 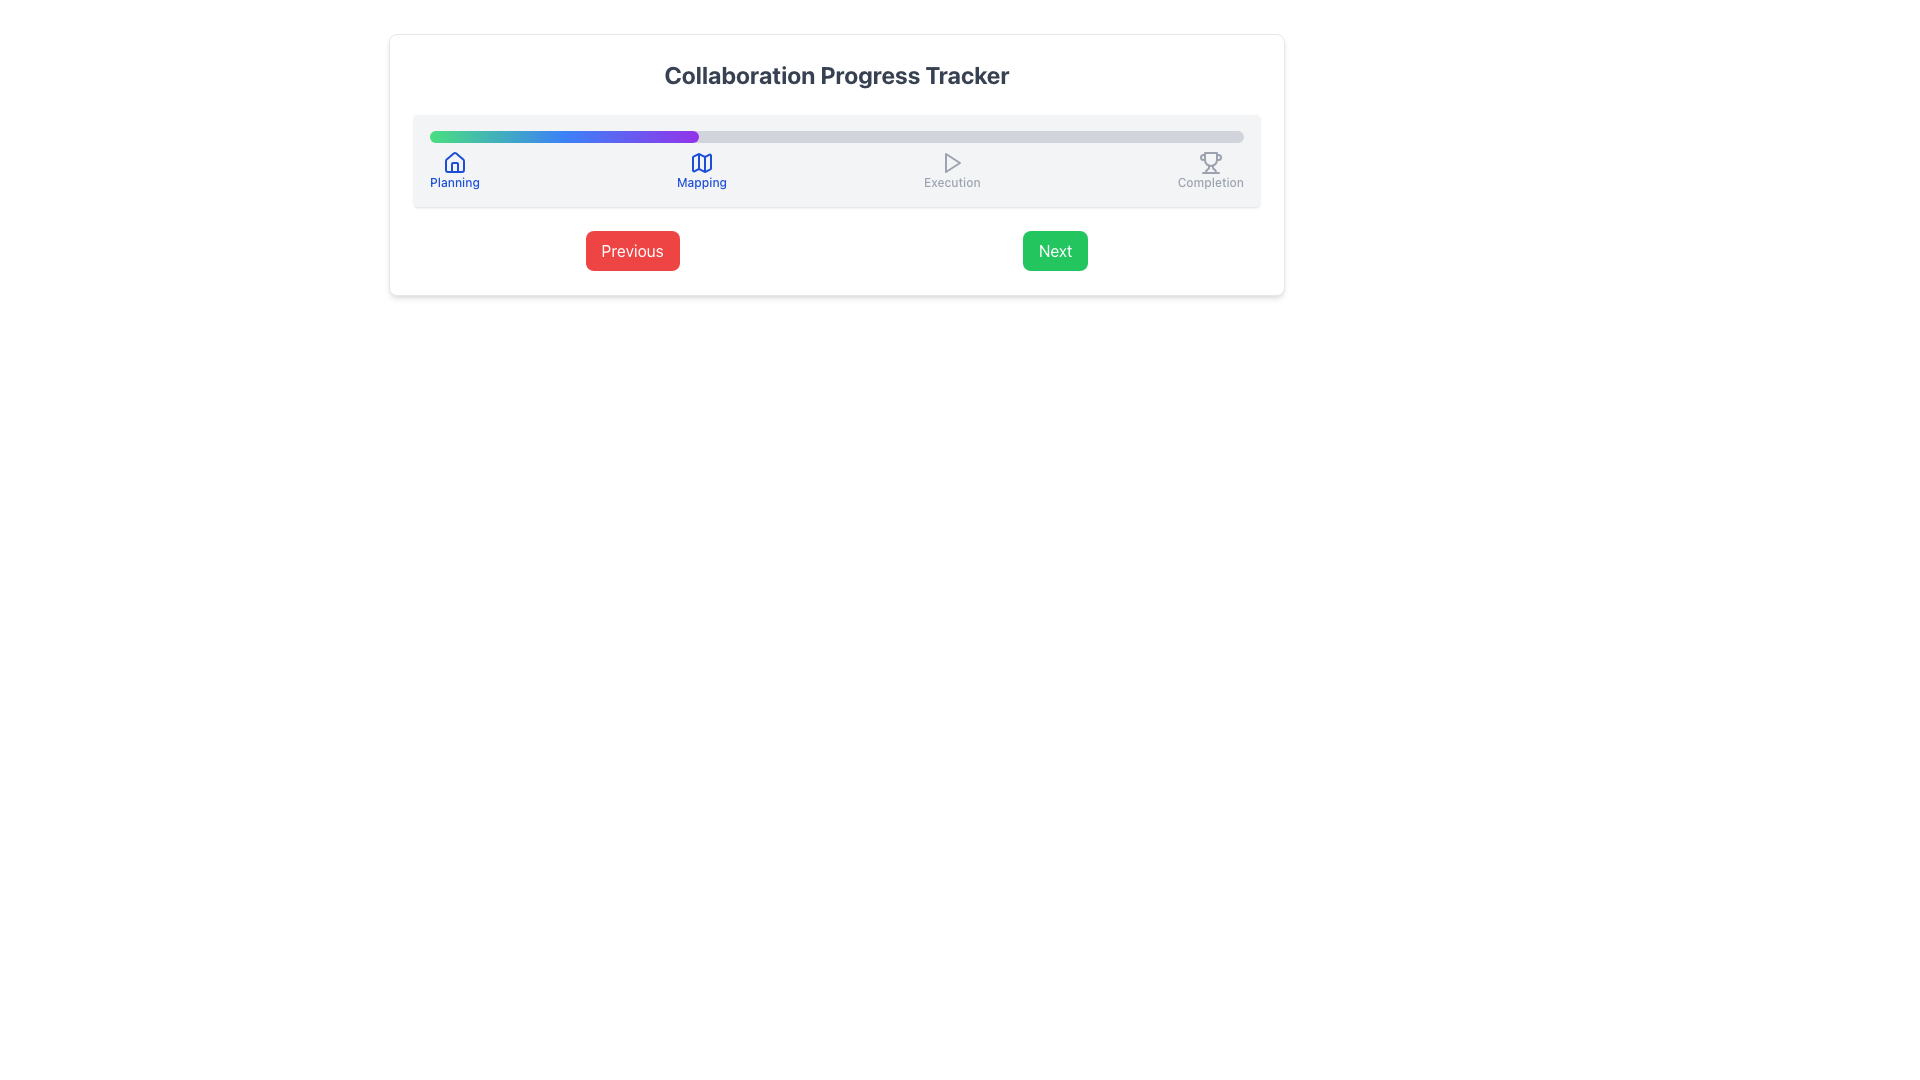 What do you see at coordinates (836, 73) in the screenshot?
I see `the header text display element that provides a descriptive title for the content and functionality of the surrounding interface, positioned at the upper center of the layout` at bounding box center [836, 73].